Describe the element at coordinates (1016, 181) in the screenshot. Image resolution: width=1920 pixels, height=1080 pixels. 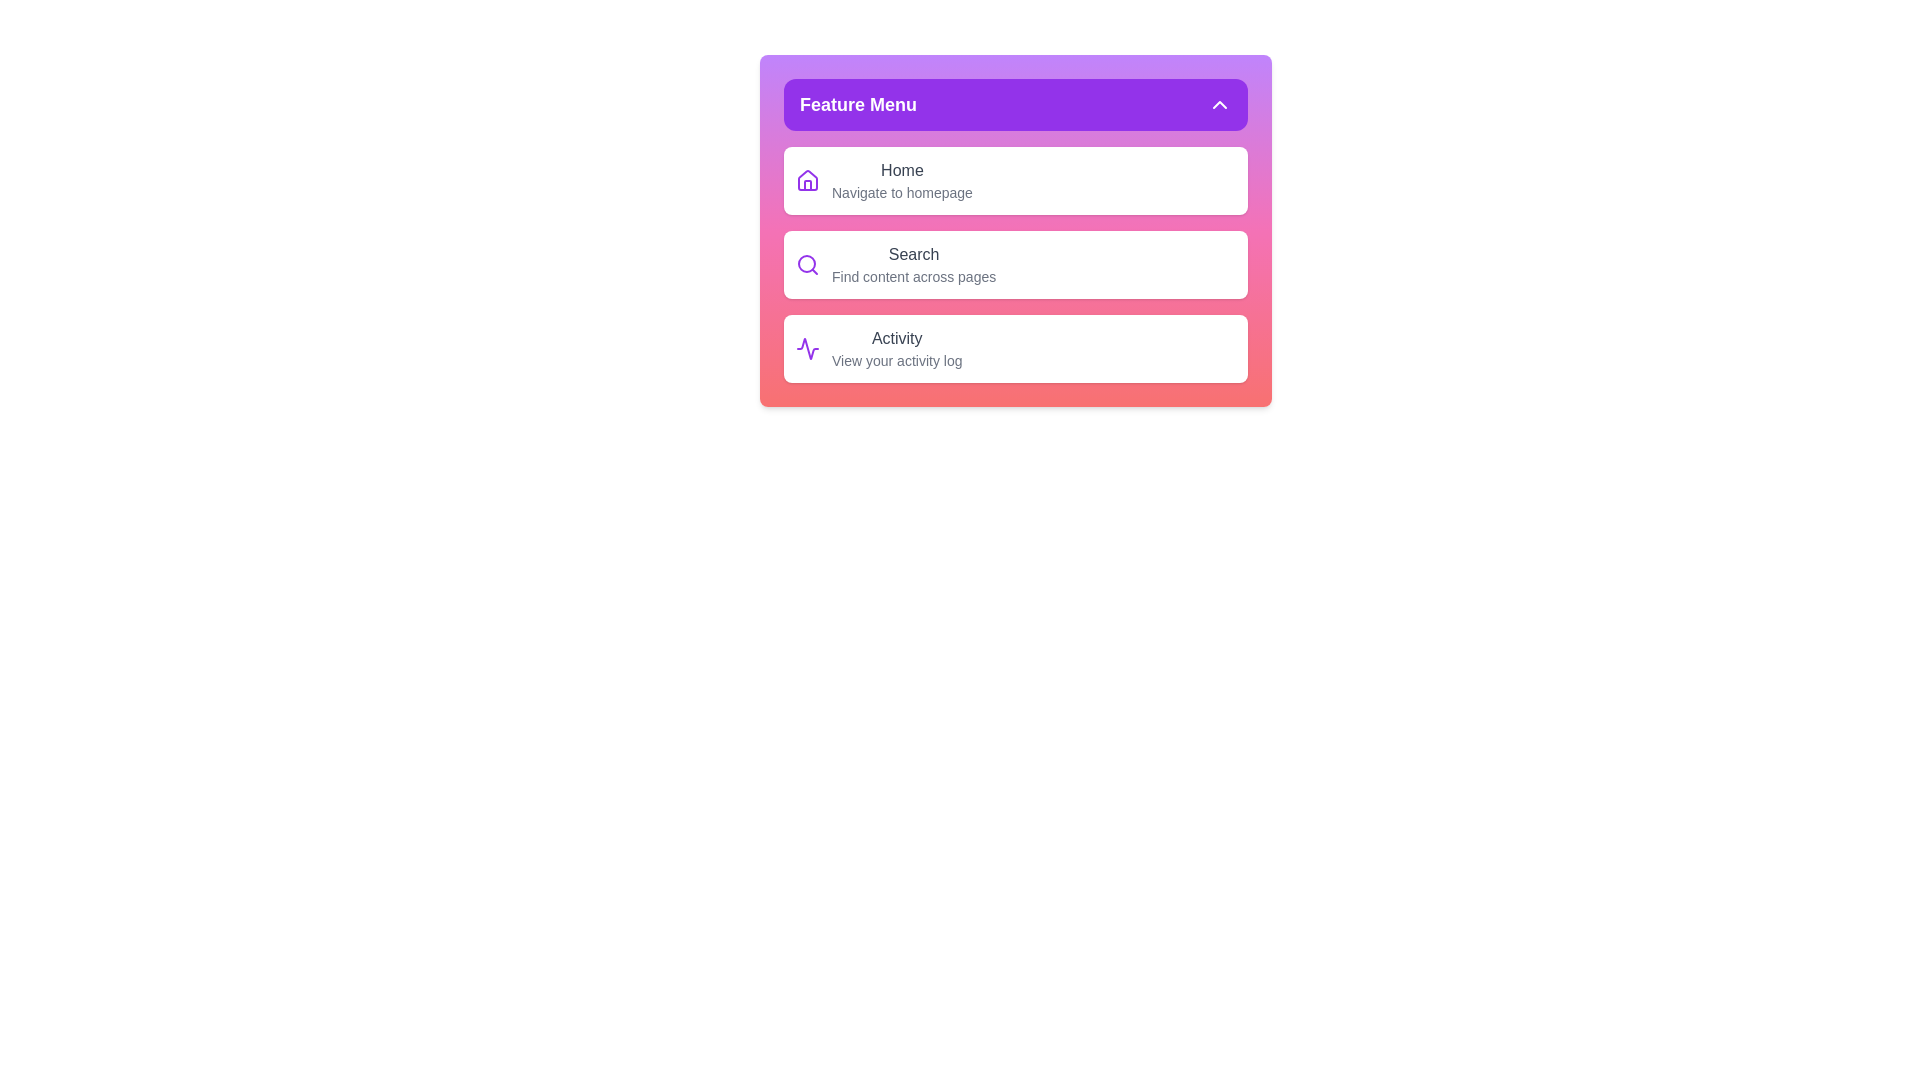
I see `the menu item Home to view its hover effect` at that location.